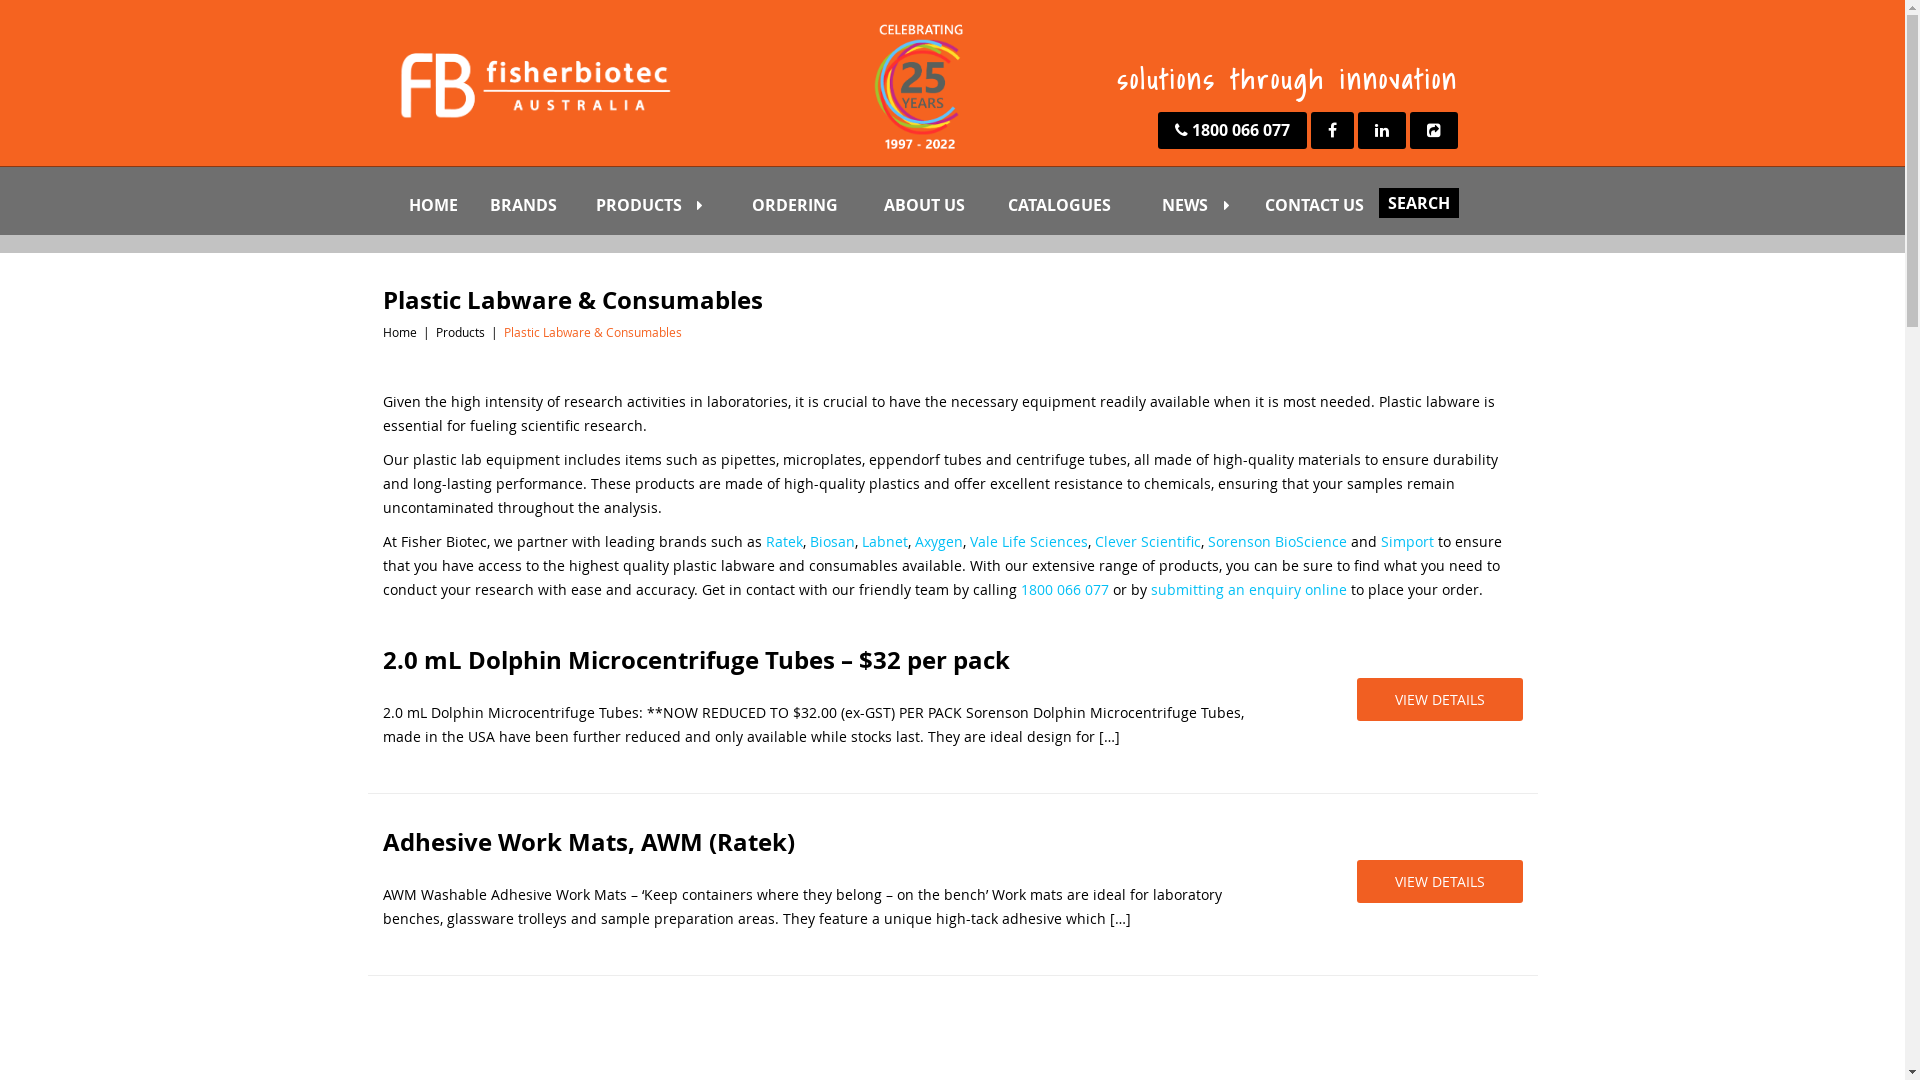 The width and height of the screenshot is (1920, 1080). Describe the element at coordinates (1063, 588) in the screenshot. I see `'1800 066 077'` at that location.